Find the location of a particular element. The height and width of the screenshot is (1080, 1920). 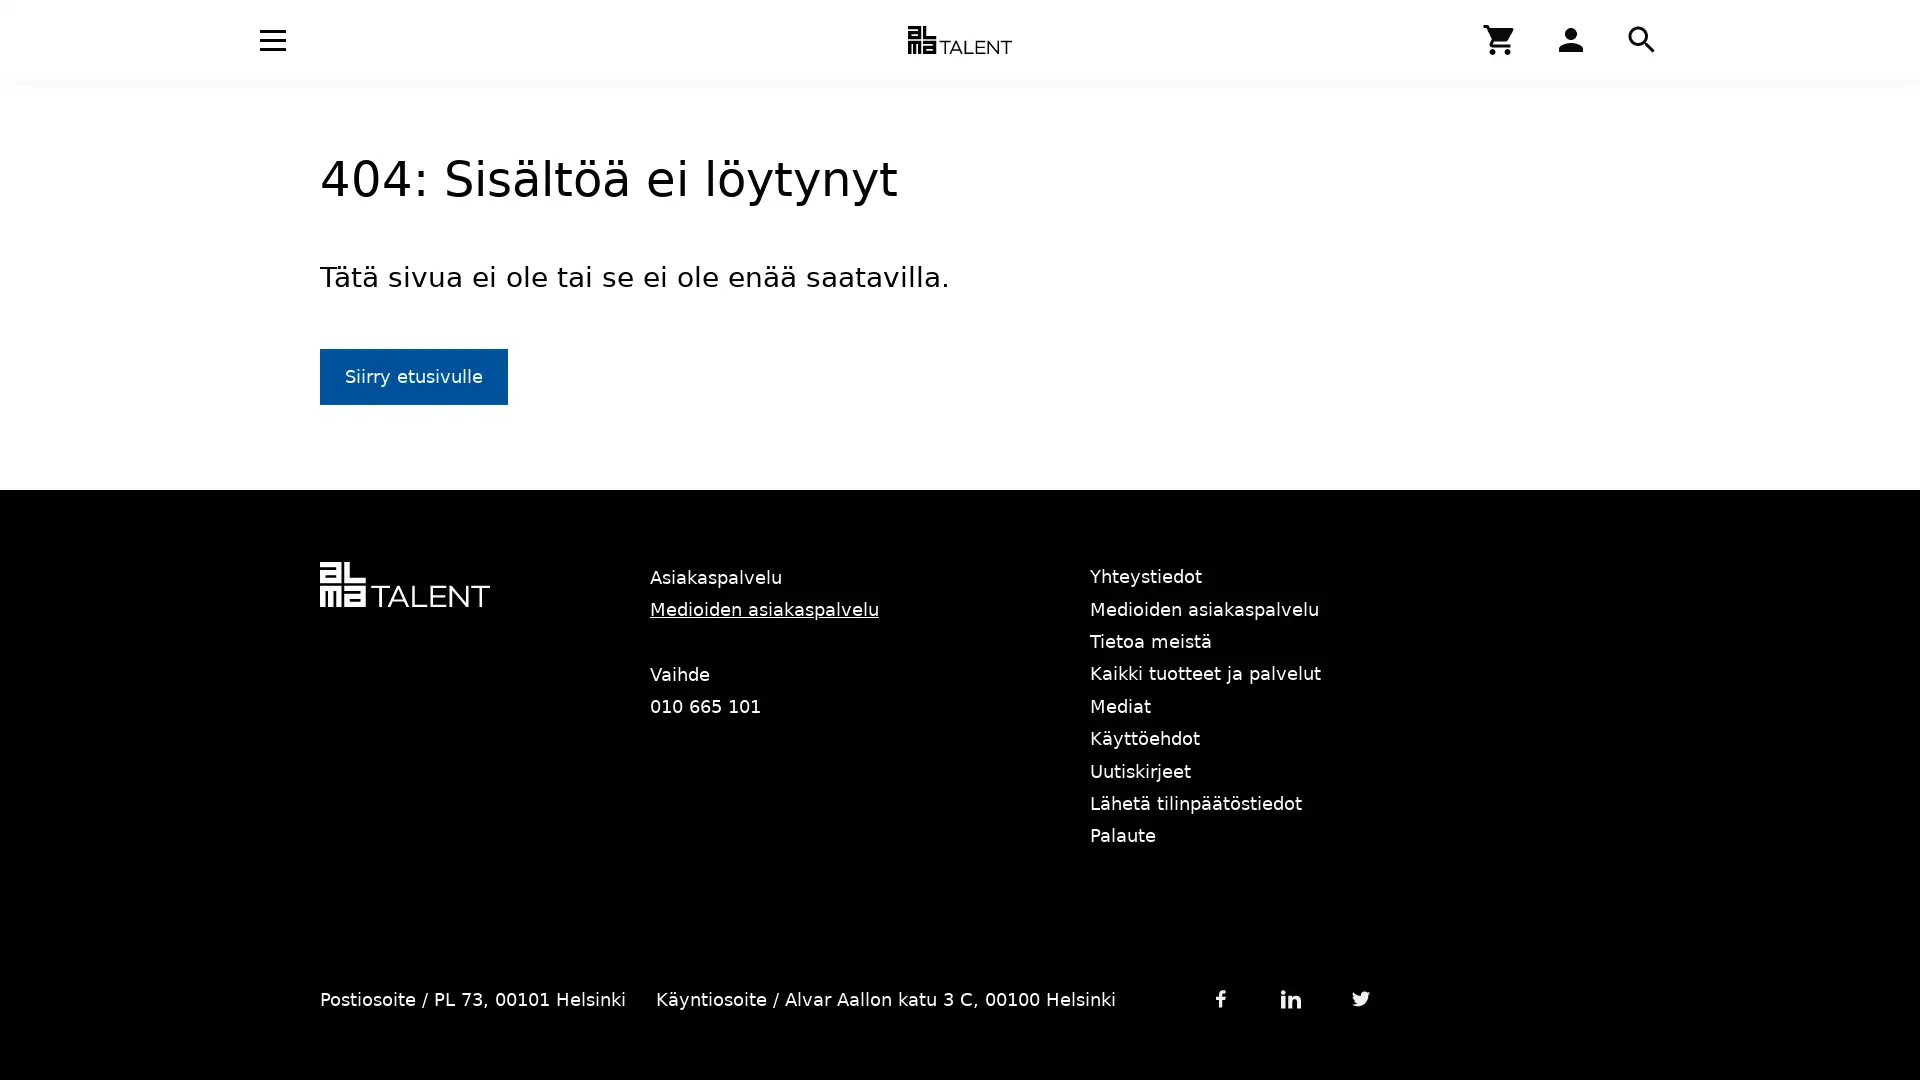

Hyvaksy is located at coordinates (1248, 692).